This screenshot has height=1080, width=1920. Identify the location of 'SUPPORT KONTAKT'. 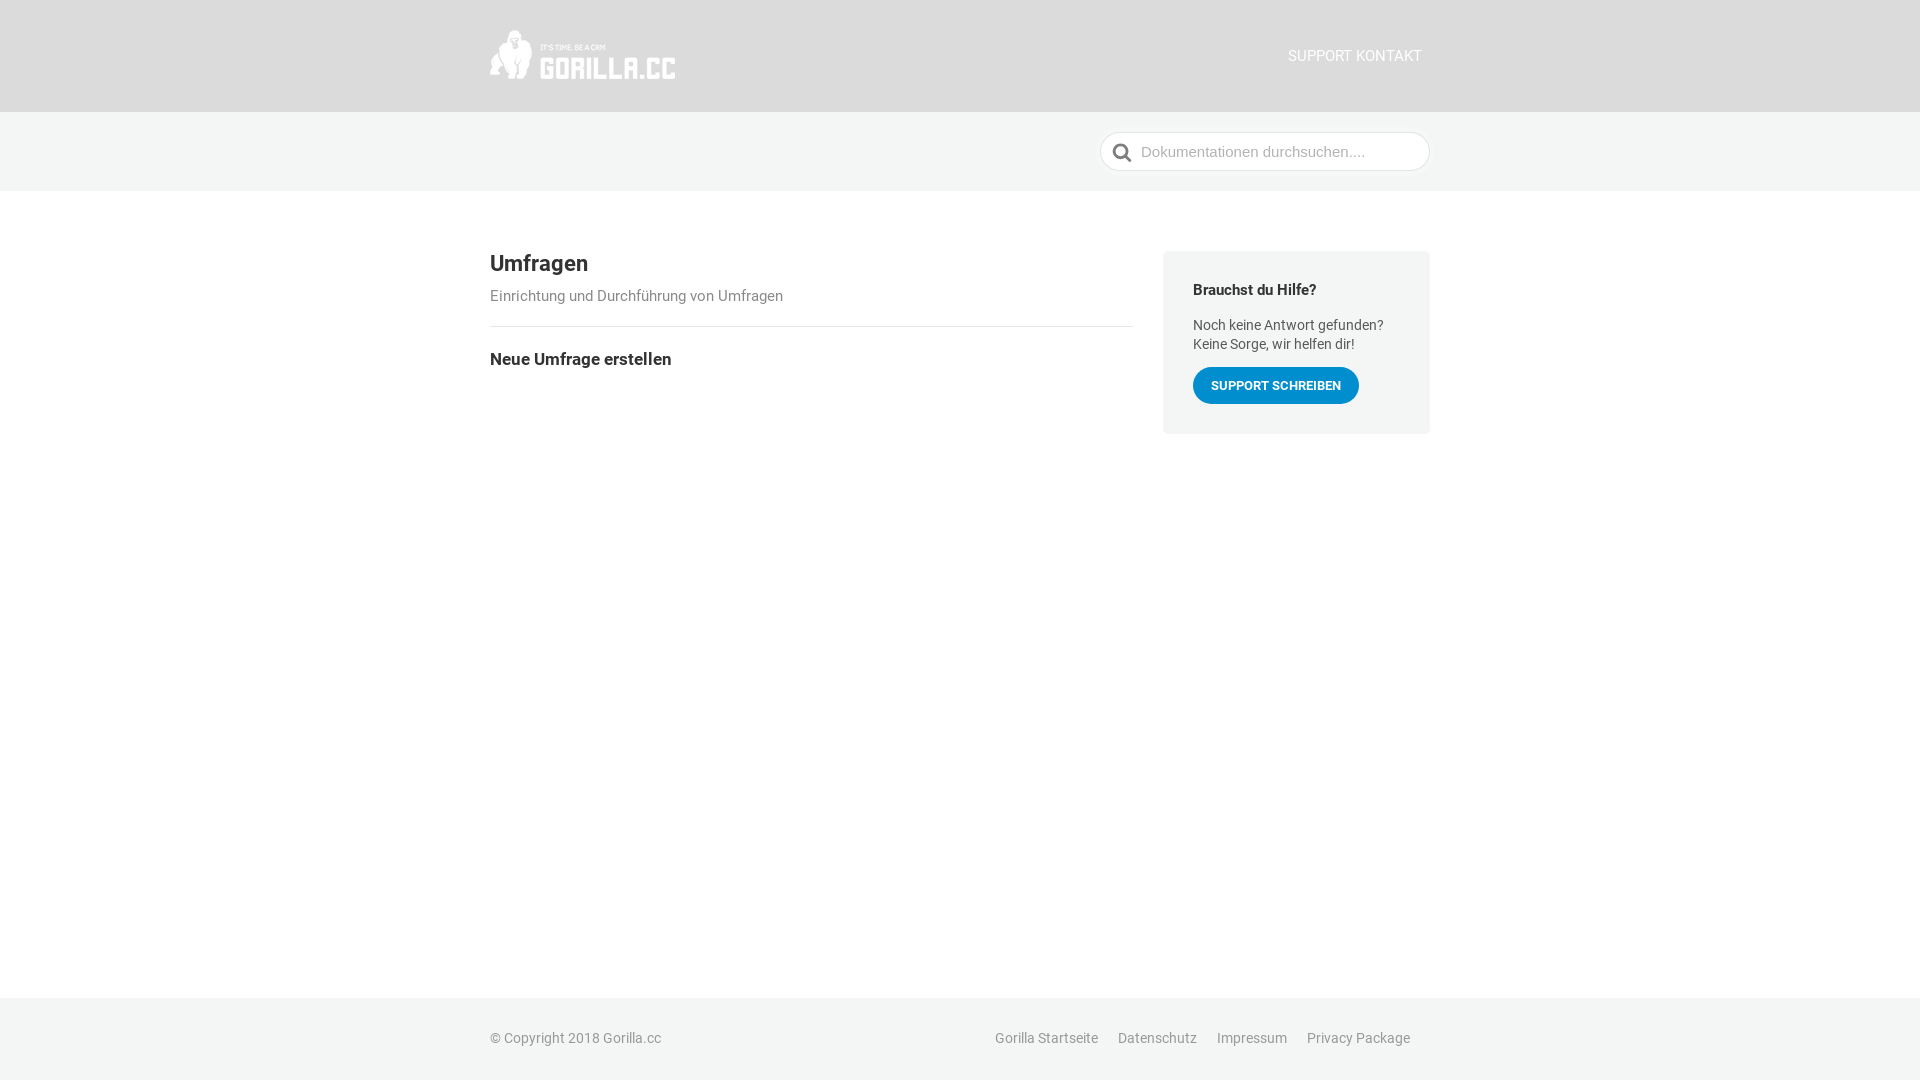
(1354, 54).